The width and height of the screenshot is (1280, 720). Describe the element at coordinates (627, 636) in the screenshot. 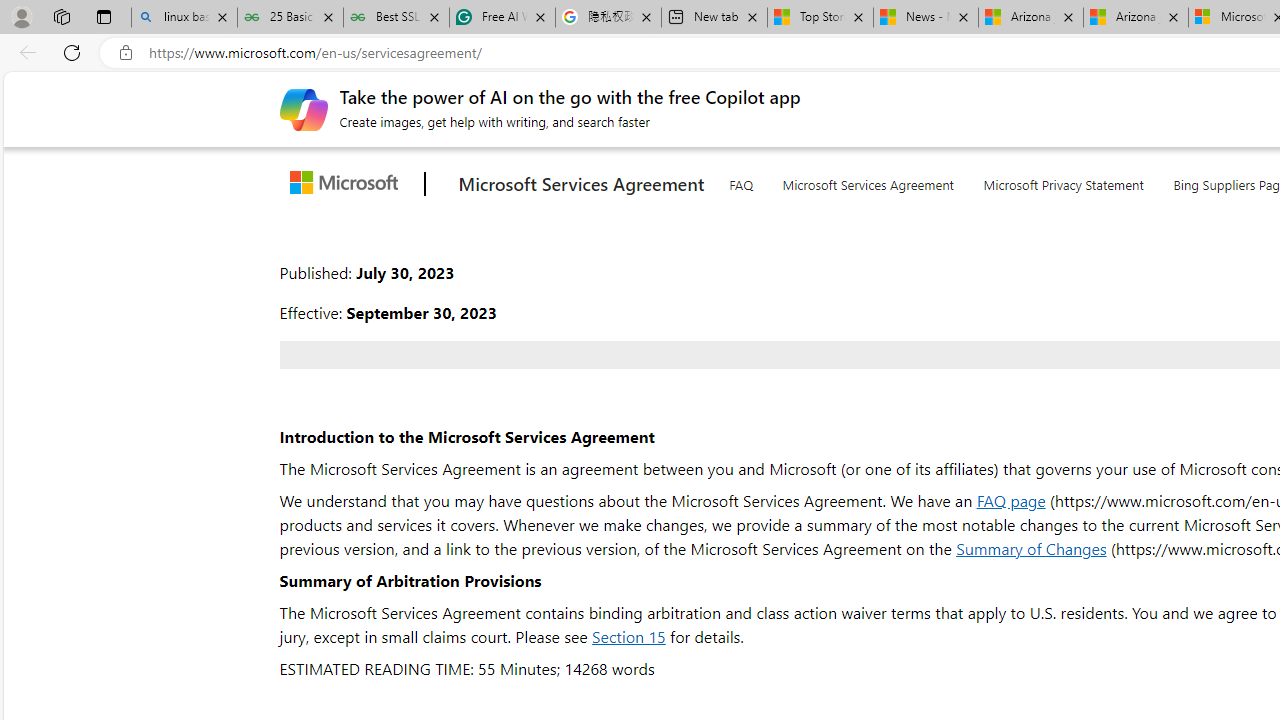

I see `'Section 15'` at that location.